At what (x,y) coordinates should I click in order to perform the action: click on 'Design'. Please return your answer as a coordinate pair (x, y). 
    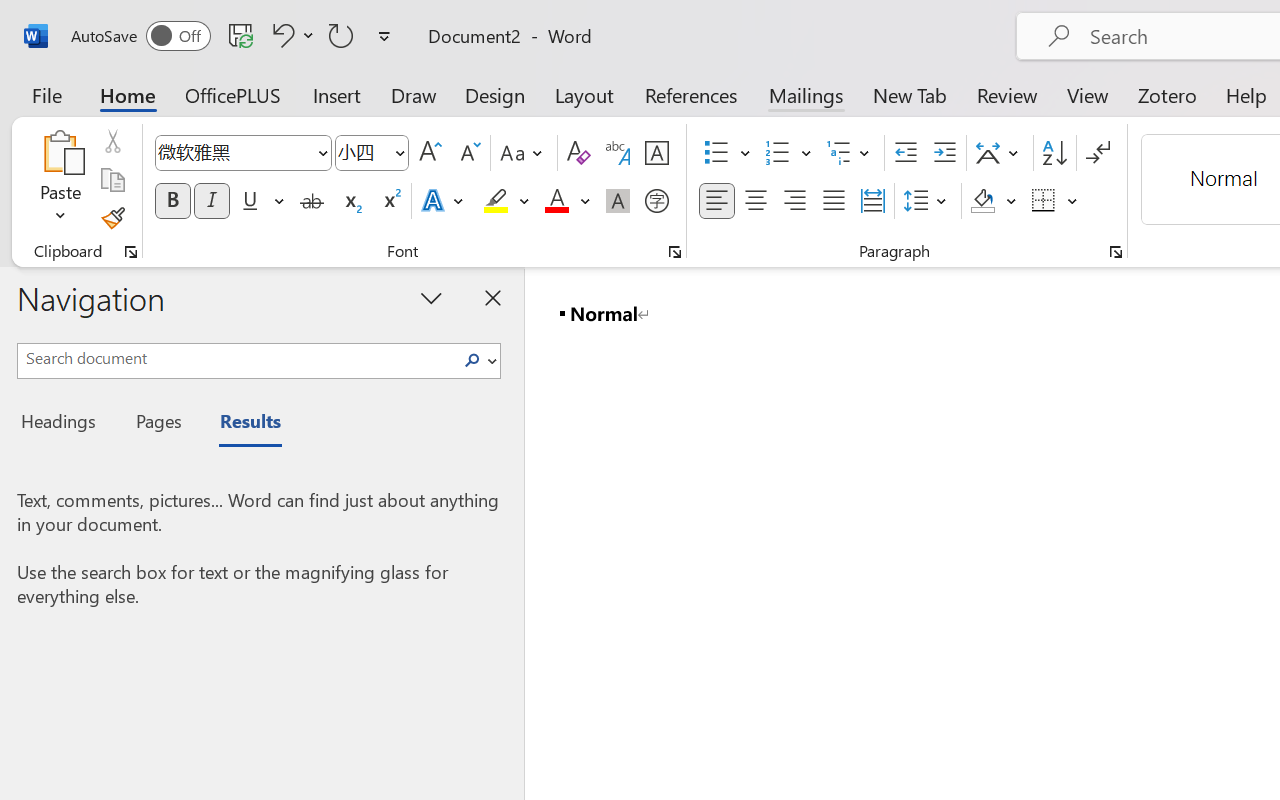
    Looking at the image, I should click on (495, 94).